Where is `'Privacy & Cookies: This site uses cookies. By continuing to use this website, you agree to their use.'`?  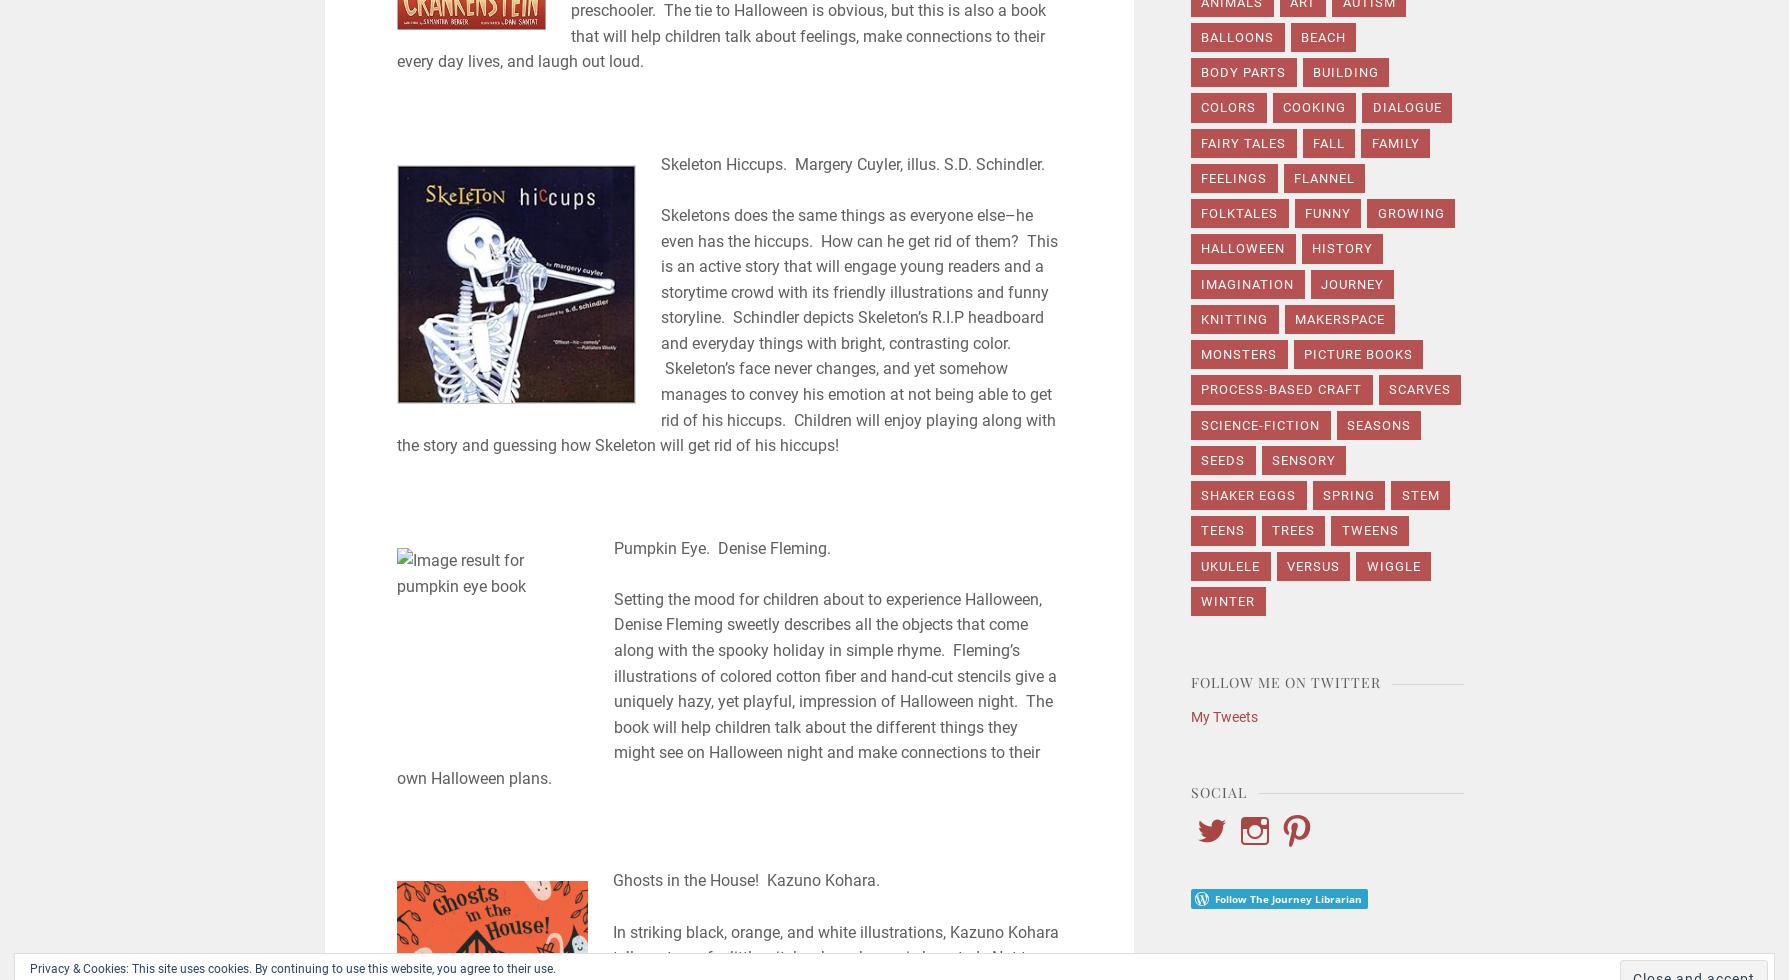
'Privacy & Cookies: This site uses cookies. By continuing to use this website, you agree to their use.' is located at coordinates (293, 969).